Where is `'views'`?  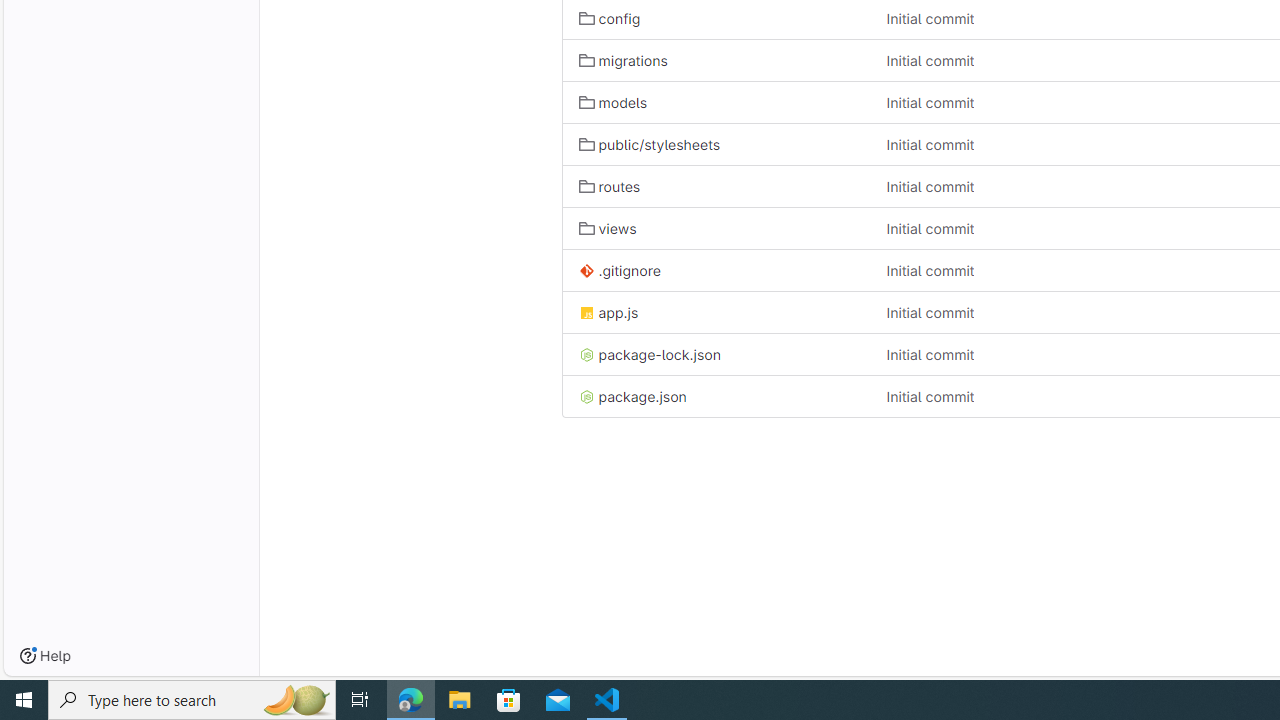 'views' is located at coordinates (716, 227).